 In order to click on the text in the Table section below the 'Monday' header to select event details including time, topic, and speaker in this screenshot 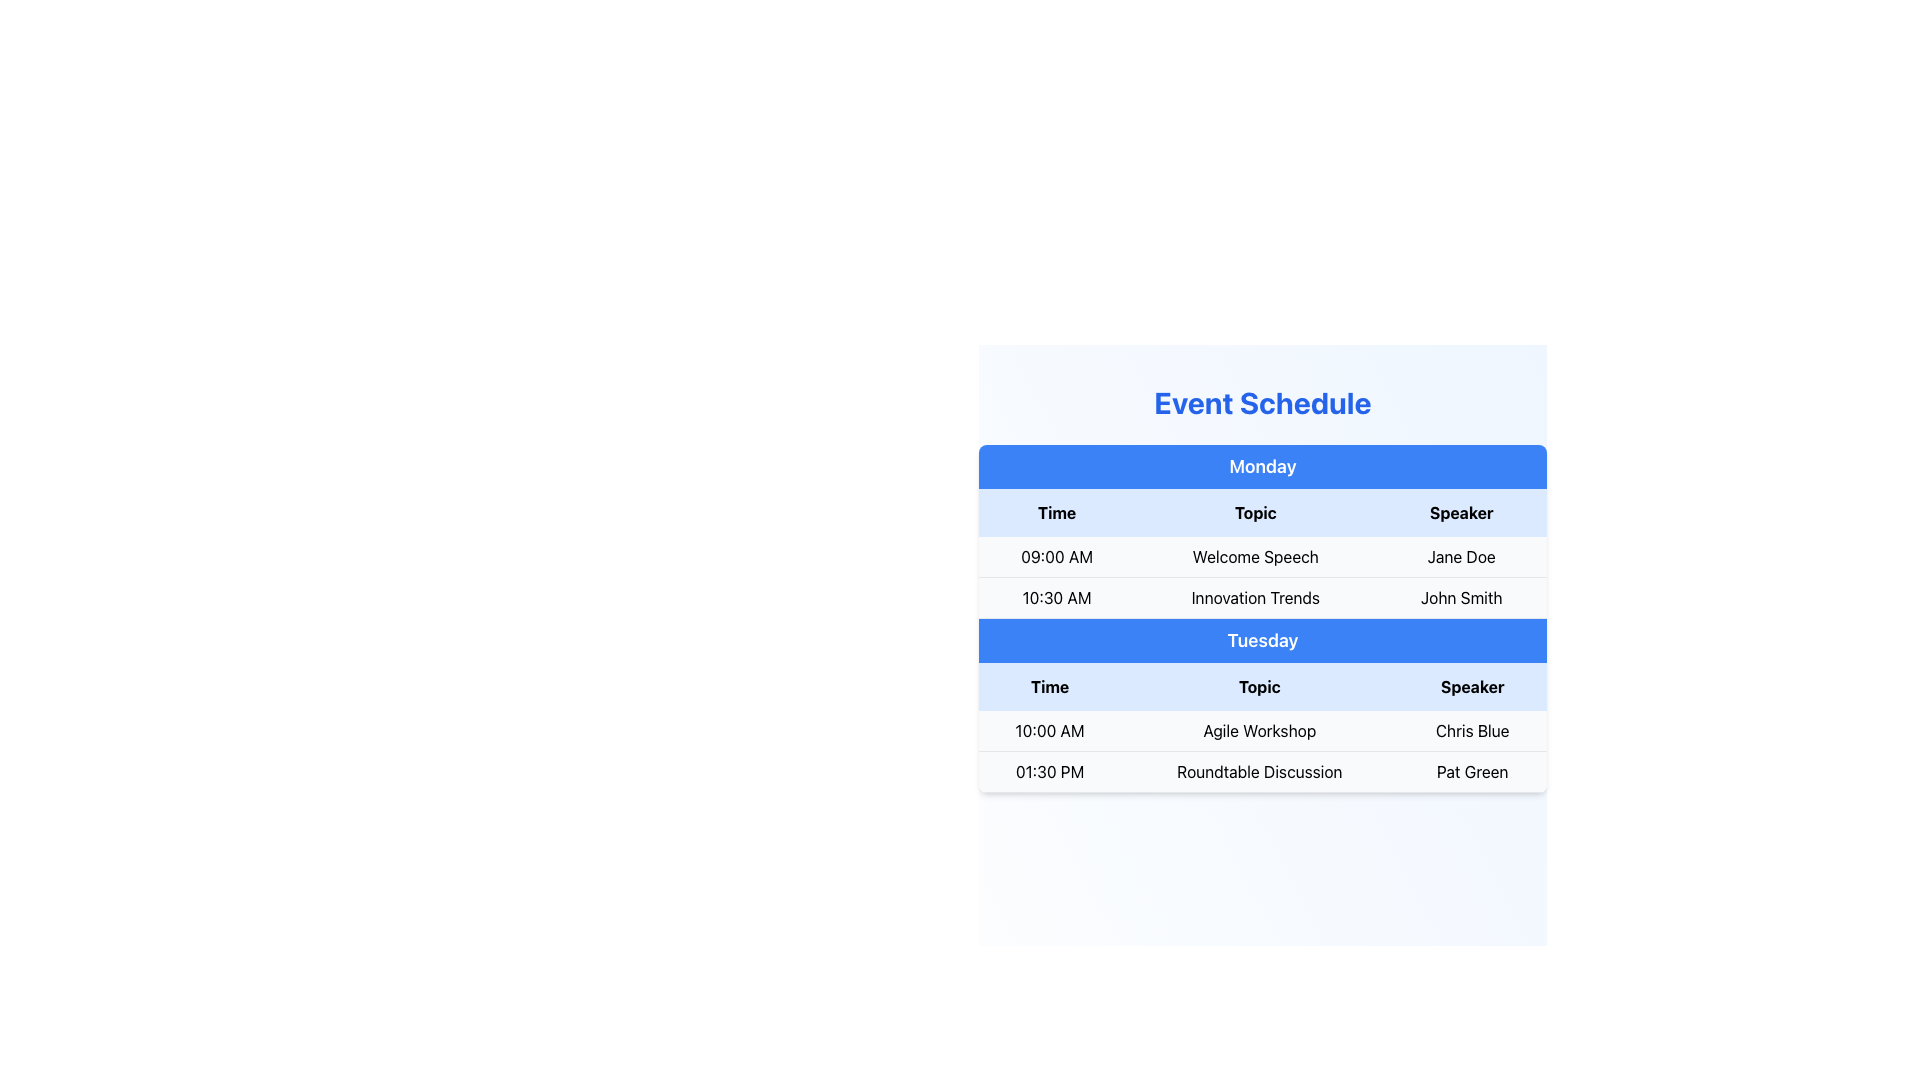, I will do `click(1261, 554)`.